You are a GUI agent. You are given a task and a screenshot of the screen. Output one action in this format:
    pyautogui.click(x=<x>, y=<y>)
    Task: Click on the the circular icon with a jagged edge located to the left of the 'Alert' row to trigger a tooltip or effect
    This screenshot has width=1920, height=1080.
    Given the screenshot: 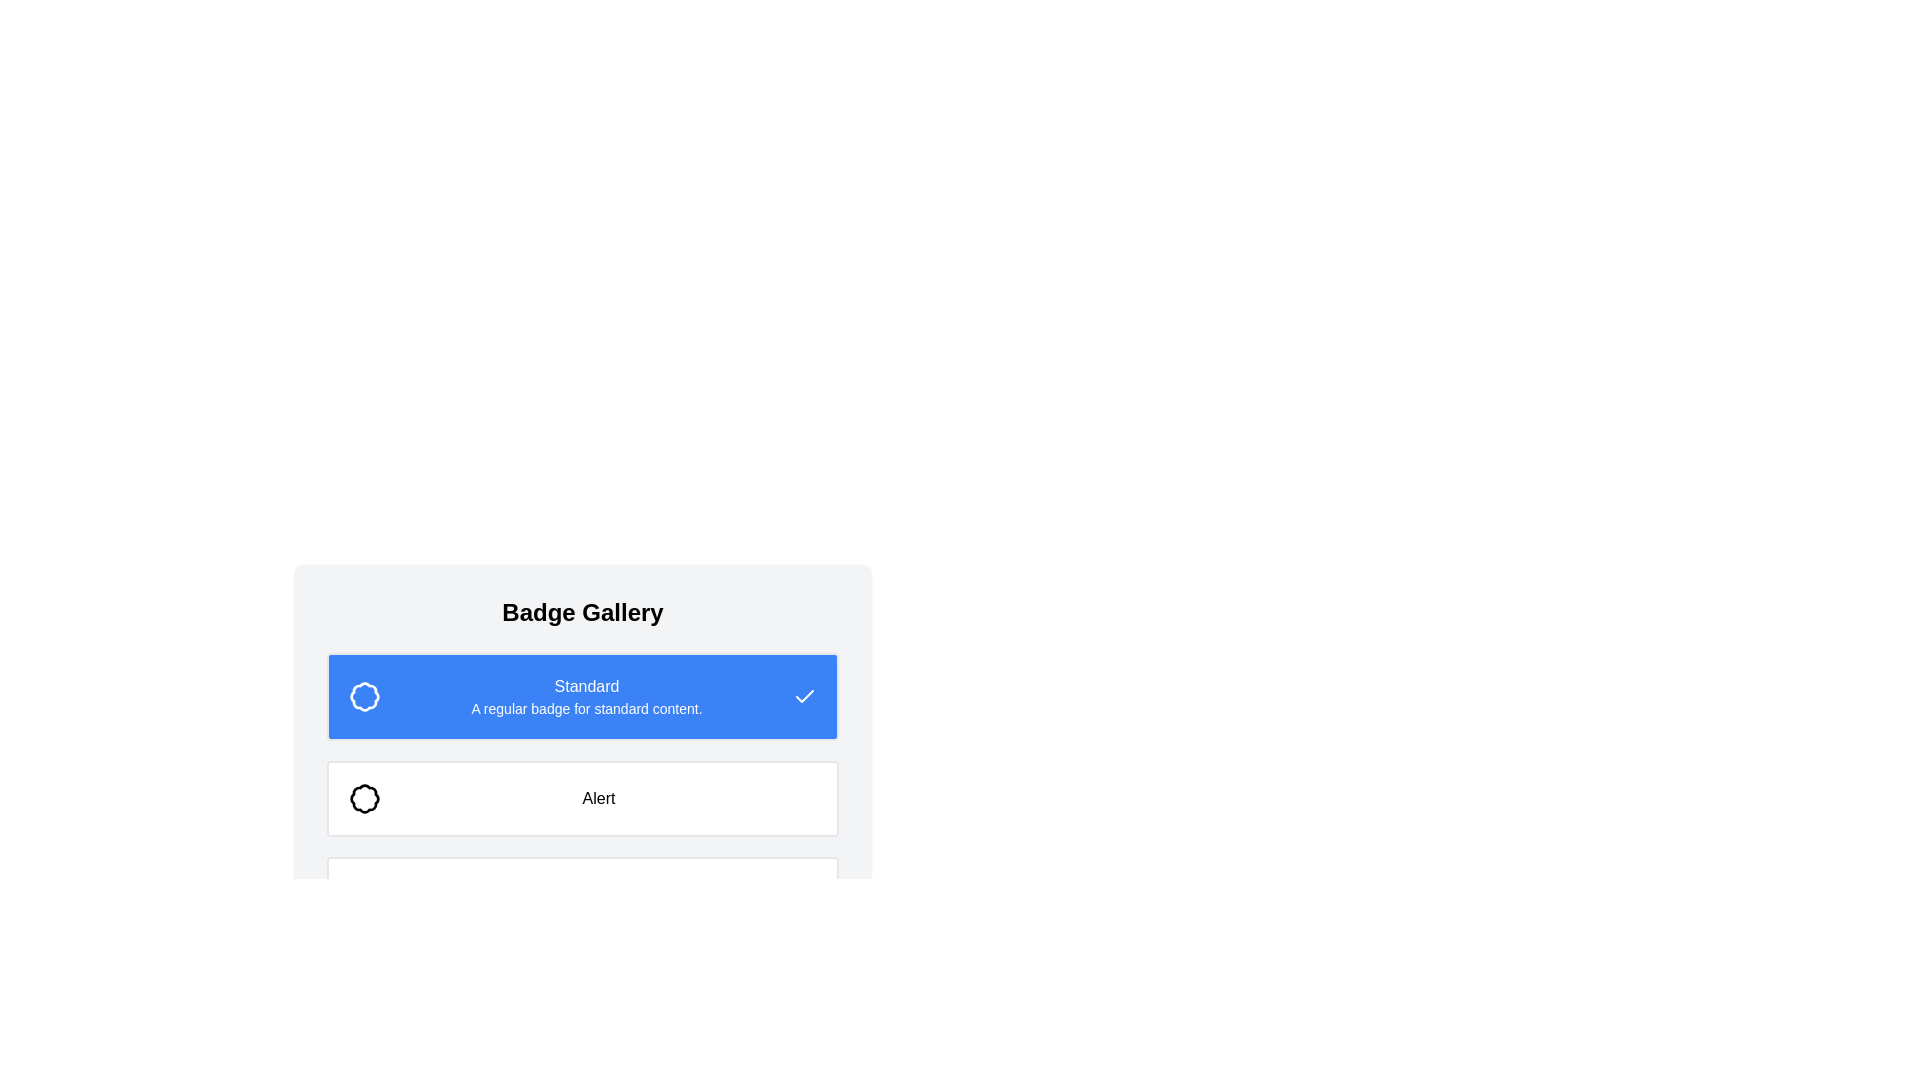 What is the action you would take?
    pyautogui.click(x=364, y=797)
    